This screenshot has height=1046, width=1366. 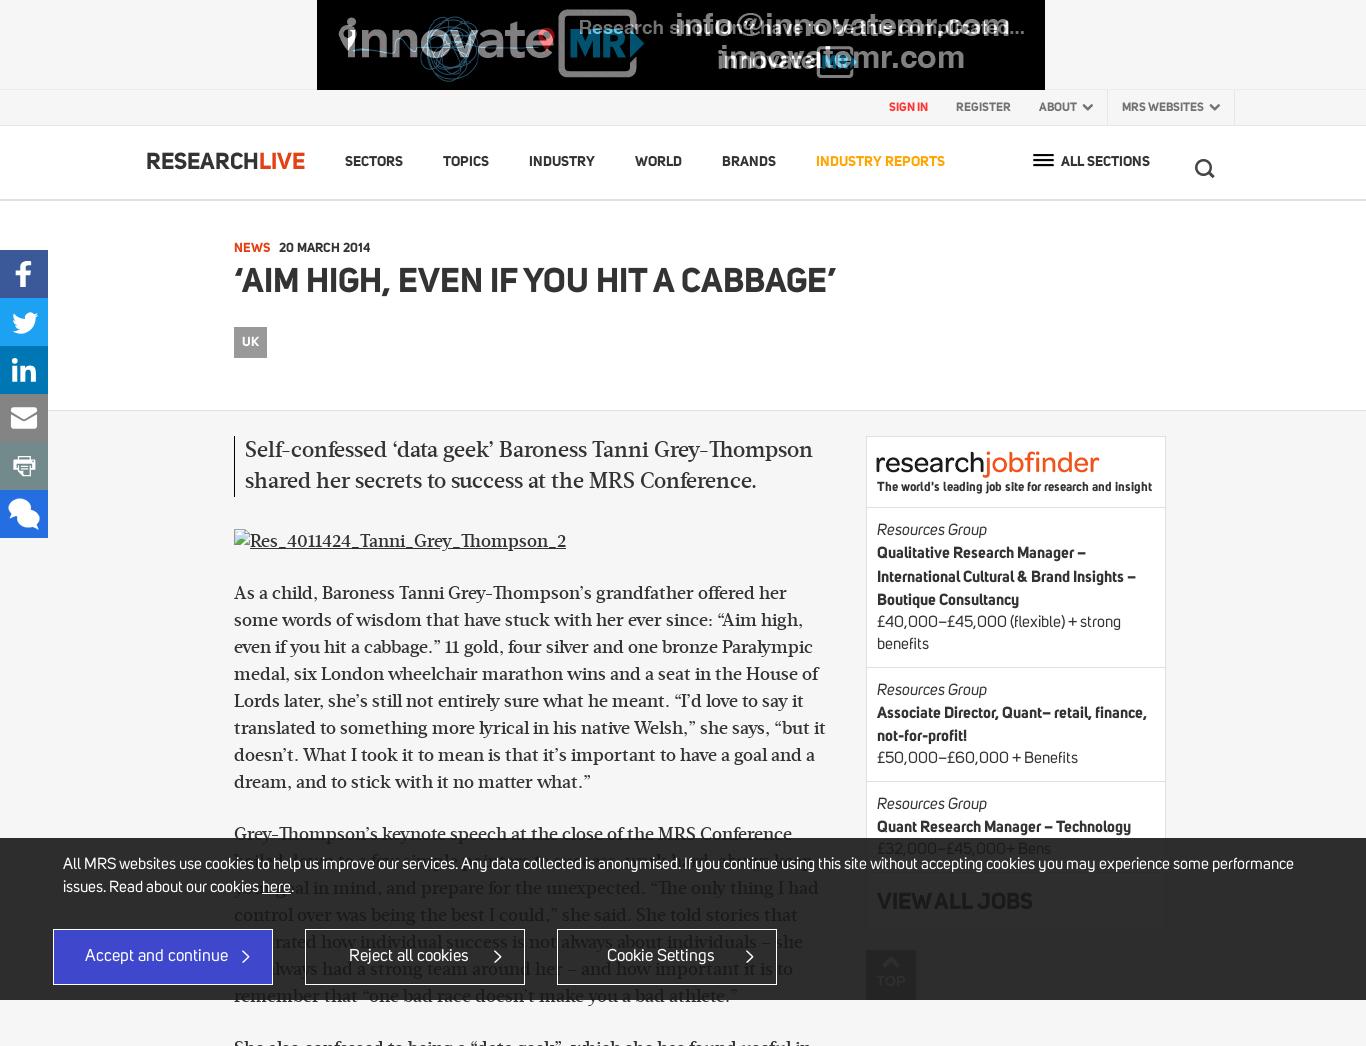 I want to click on 'UK', so click(x=250, y=339).